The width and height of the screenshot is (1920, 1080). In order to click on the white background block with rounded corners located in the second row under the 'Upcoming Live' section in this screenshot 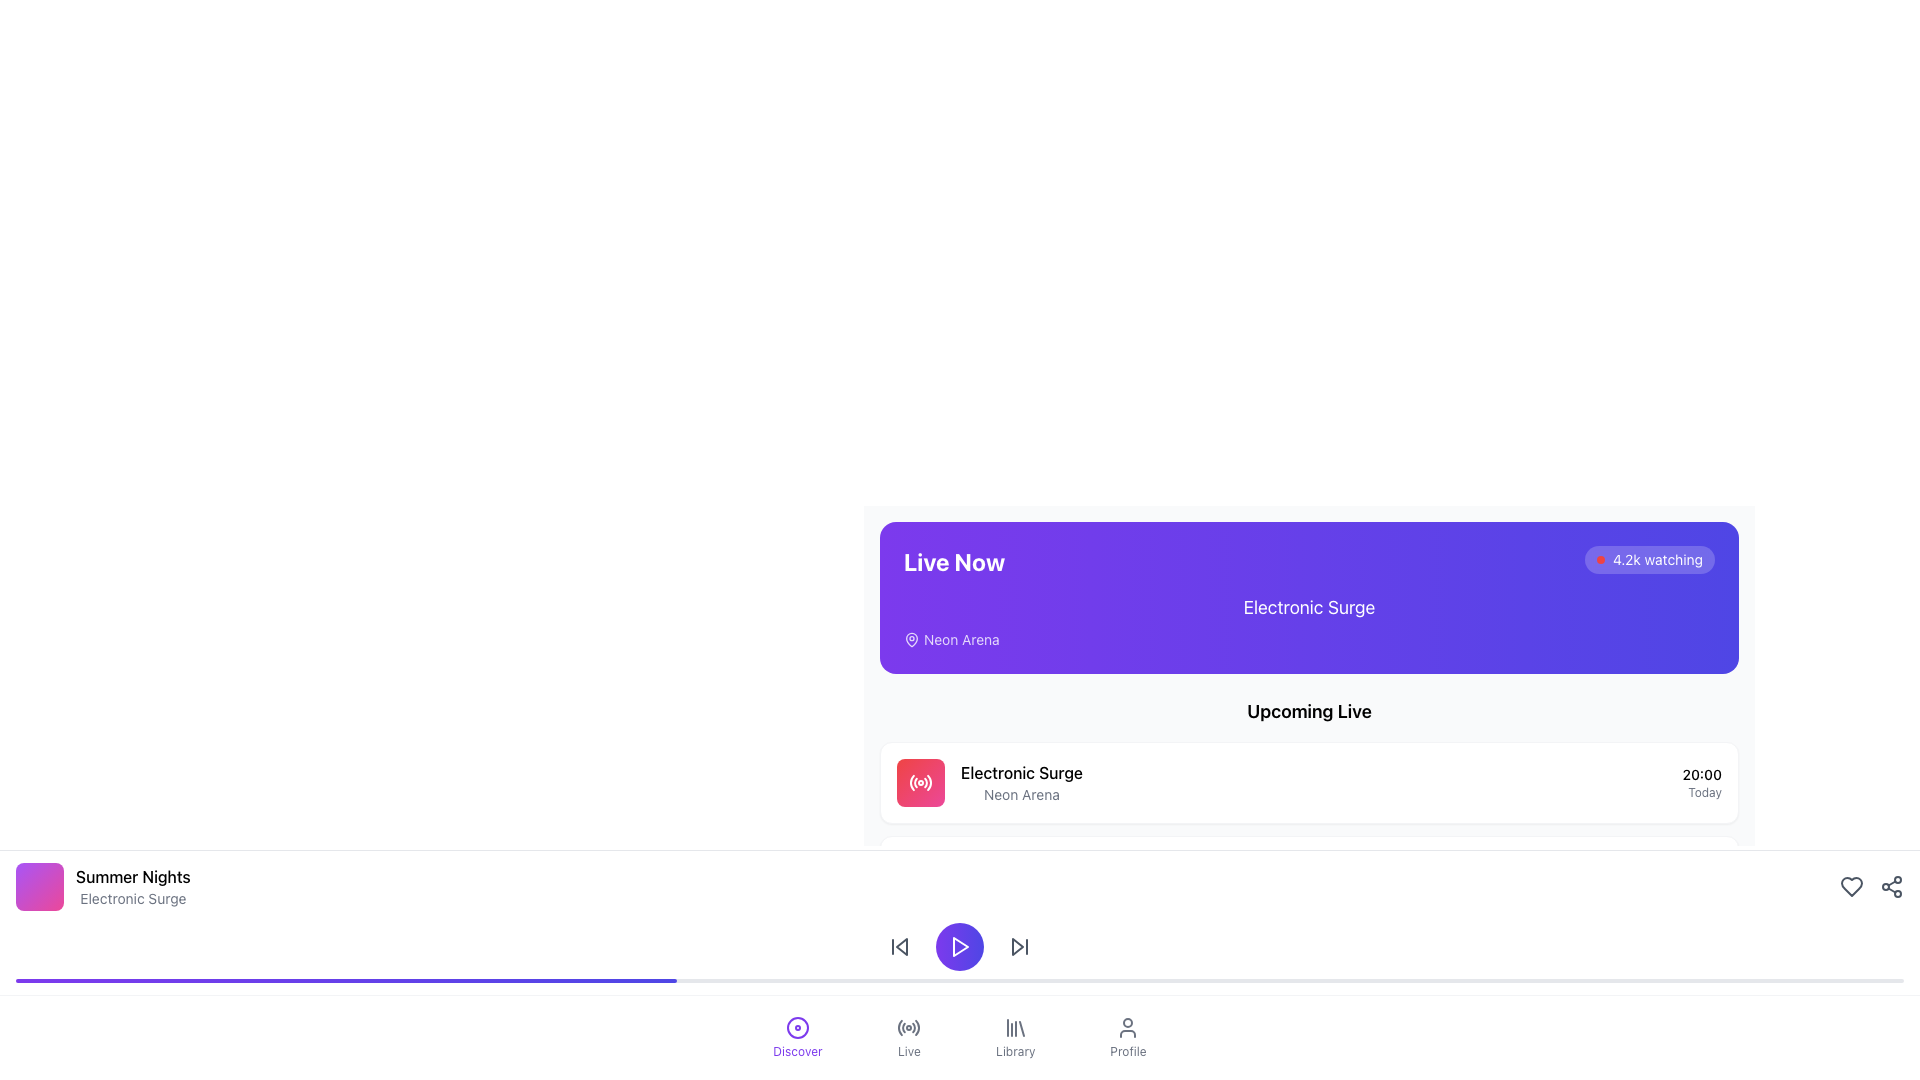, I will do `click(1309, 875)`.